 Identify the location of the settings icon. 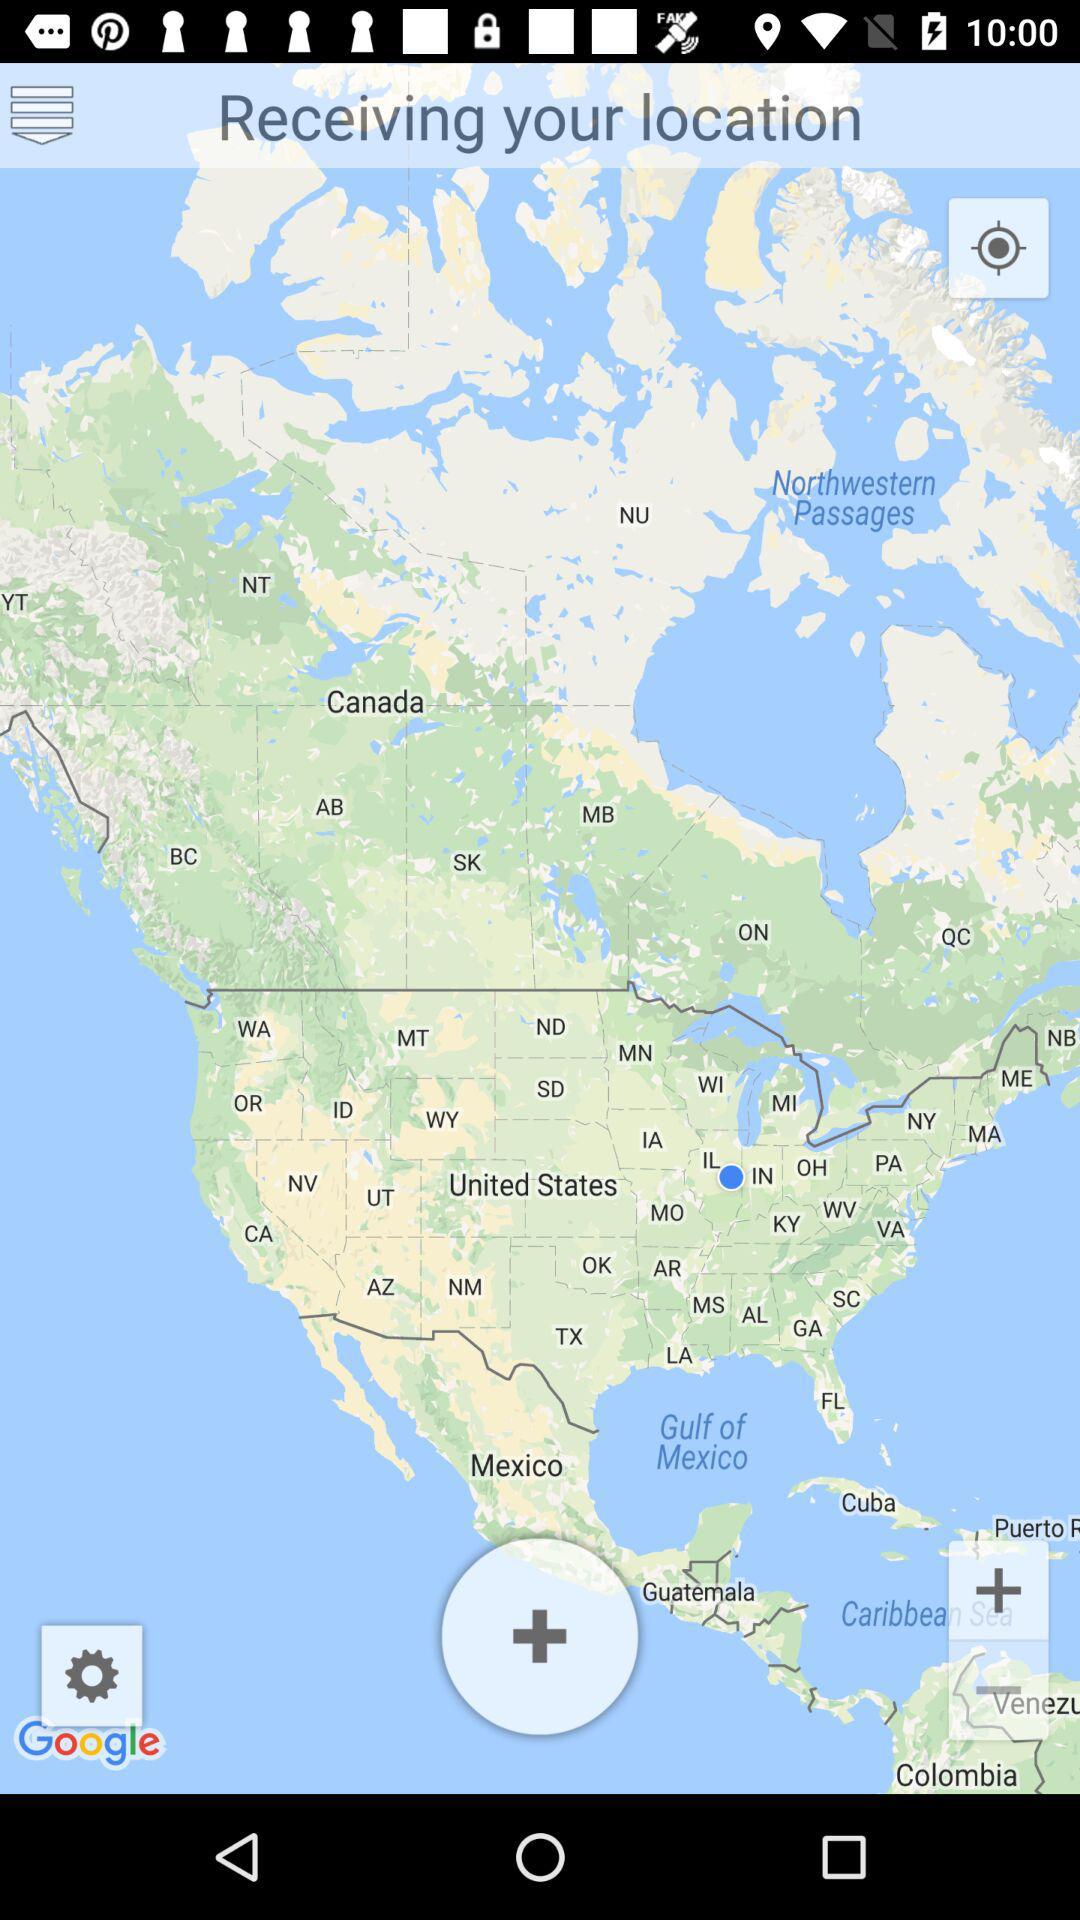
(91, 1675).